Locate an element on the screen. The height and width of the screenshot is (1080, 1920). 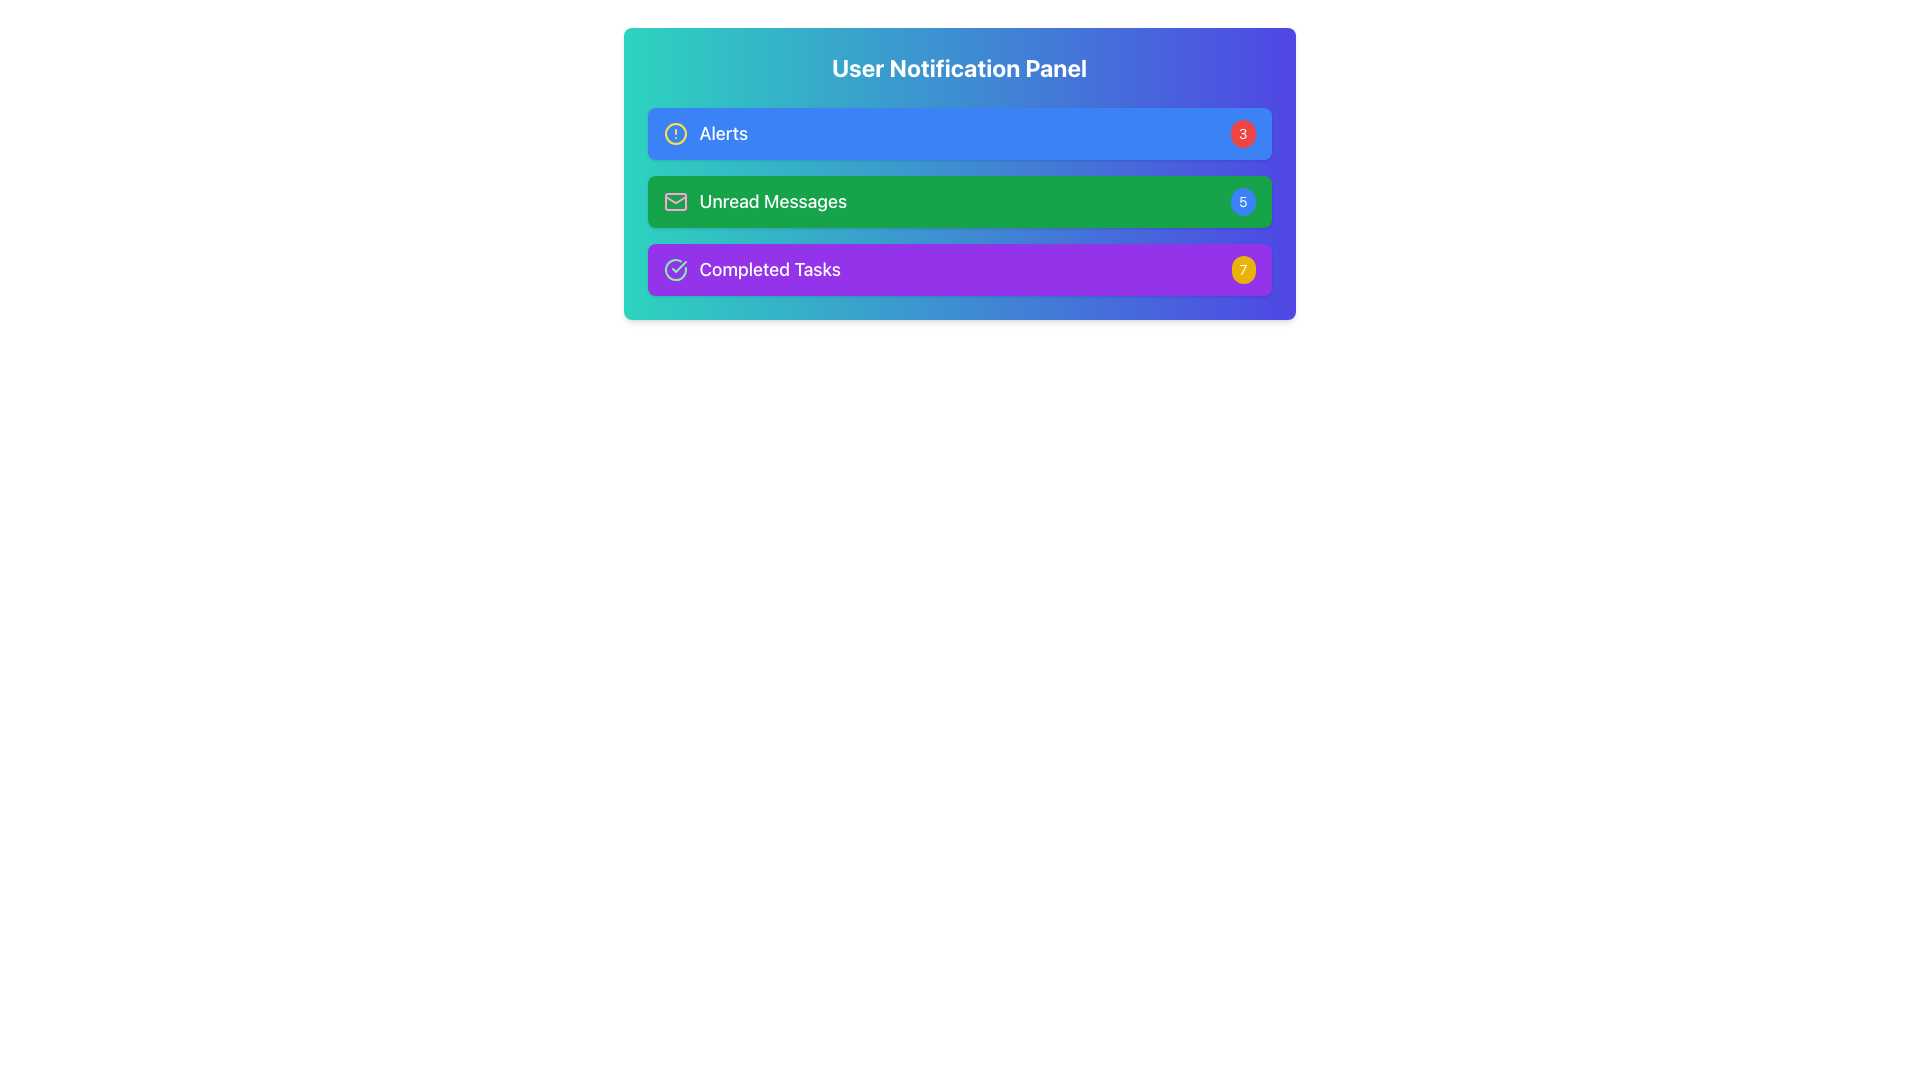
the 'Completed Tasks' button that displays a count of 7 to use it as a link if it is interactive is located at coordinates (958, 270).